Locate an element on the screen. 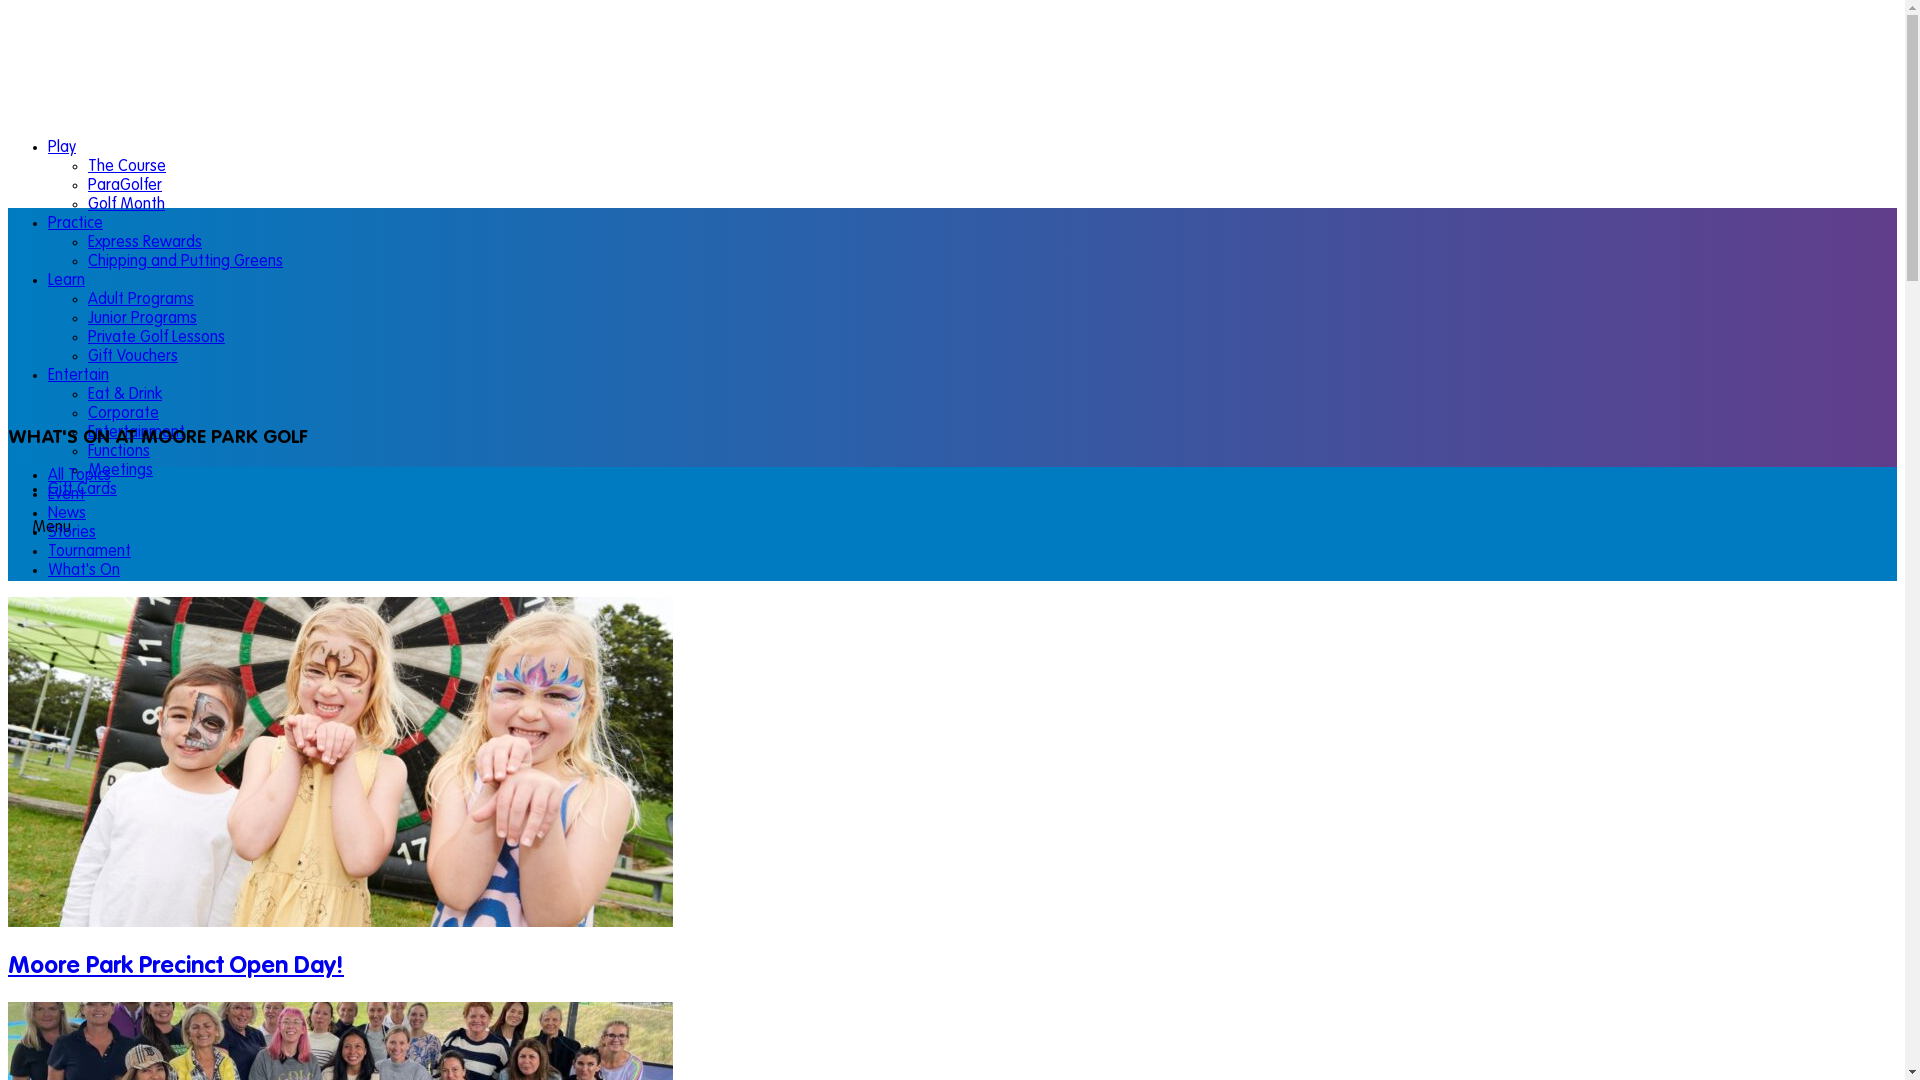 This screenshot has height=1080, width=1920. 'All Topics' is located at coordinates (79, 475).